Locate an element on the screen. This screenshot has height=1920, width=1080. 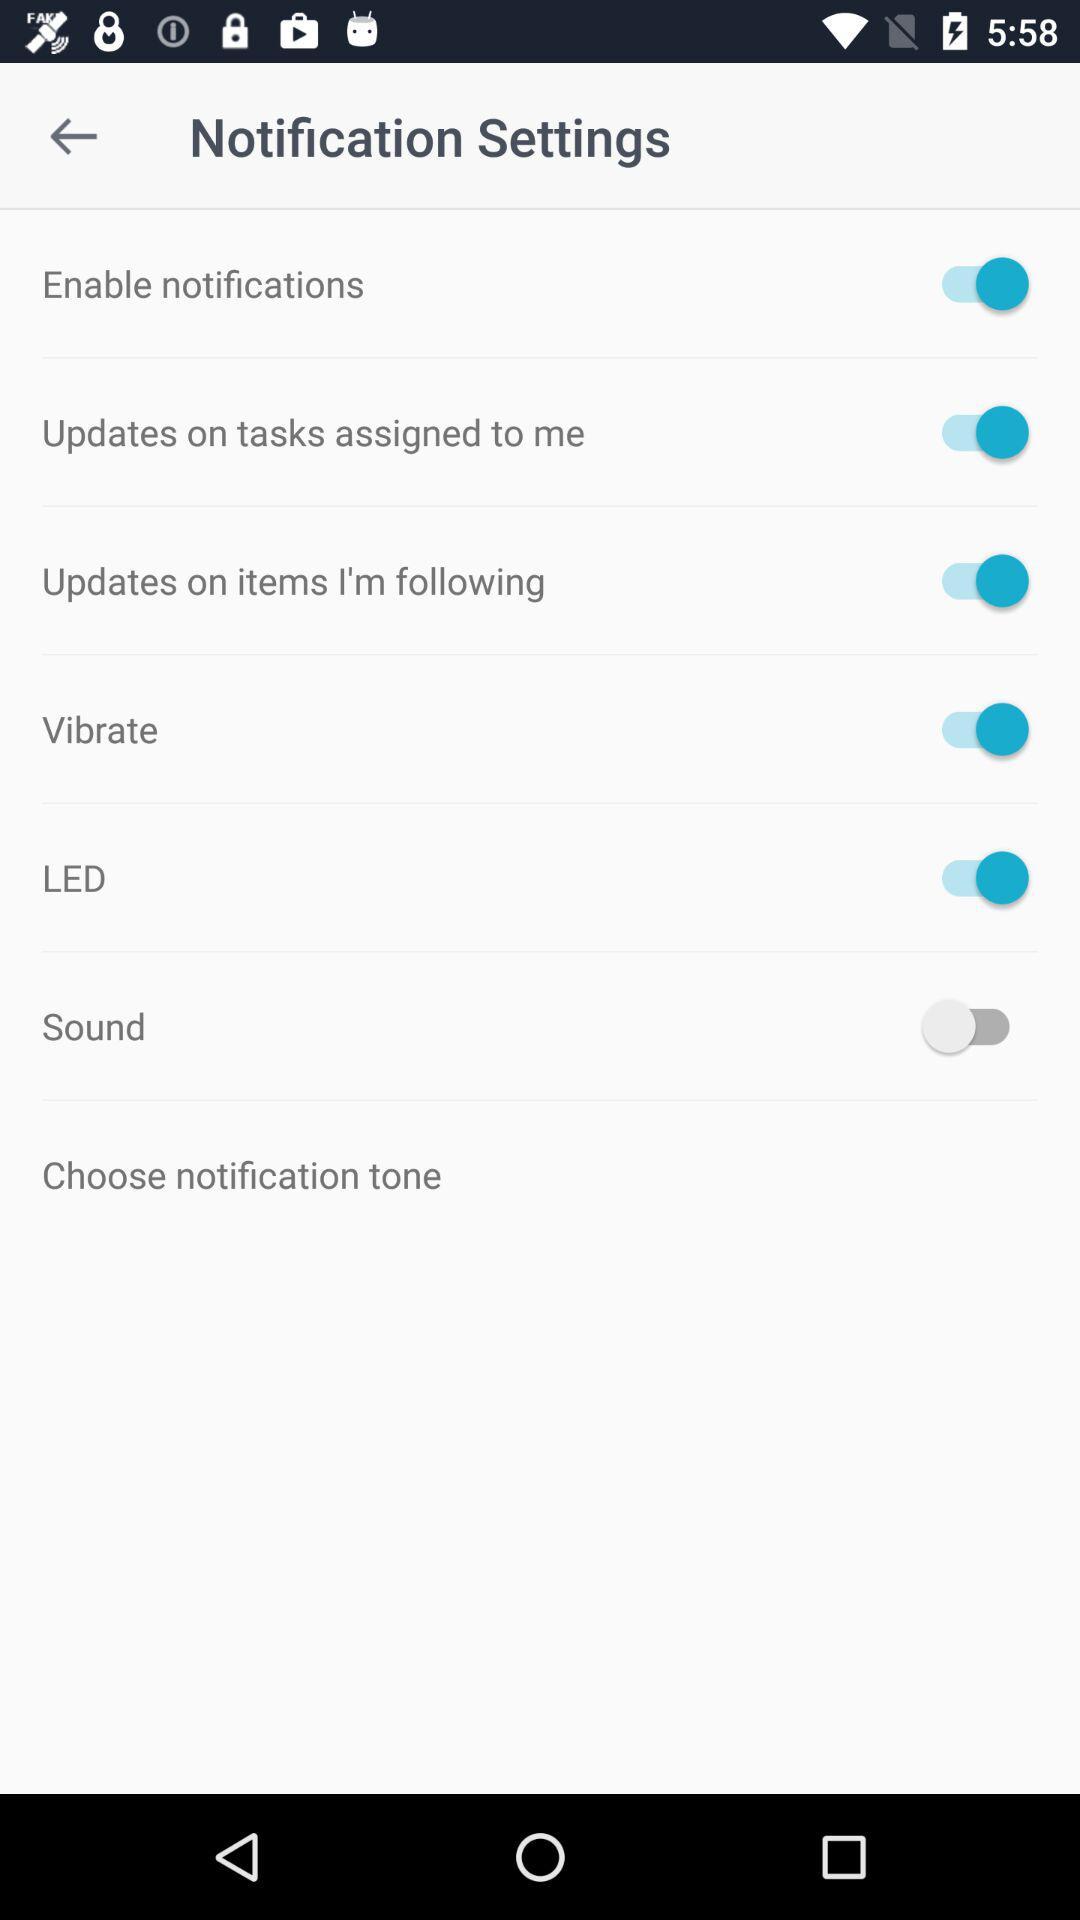
updates on items i 'm following is located at coordinates (974, 579).